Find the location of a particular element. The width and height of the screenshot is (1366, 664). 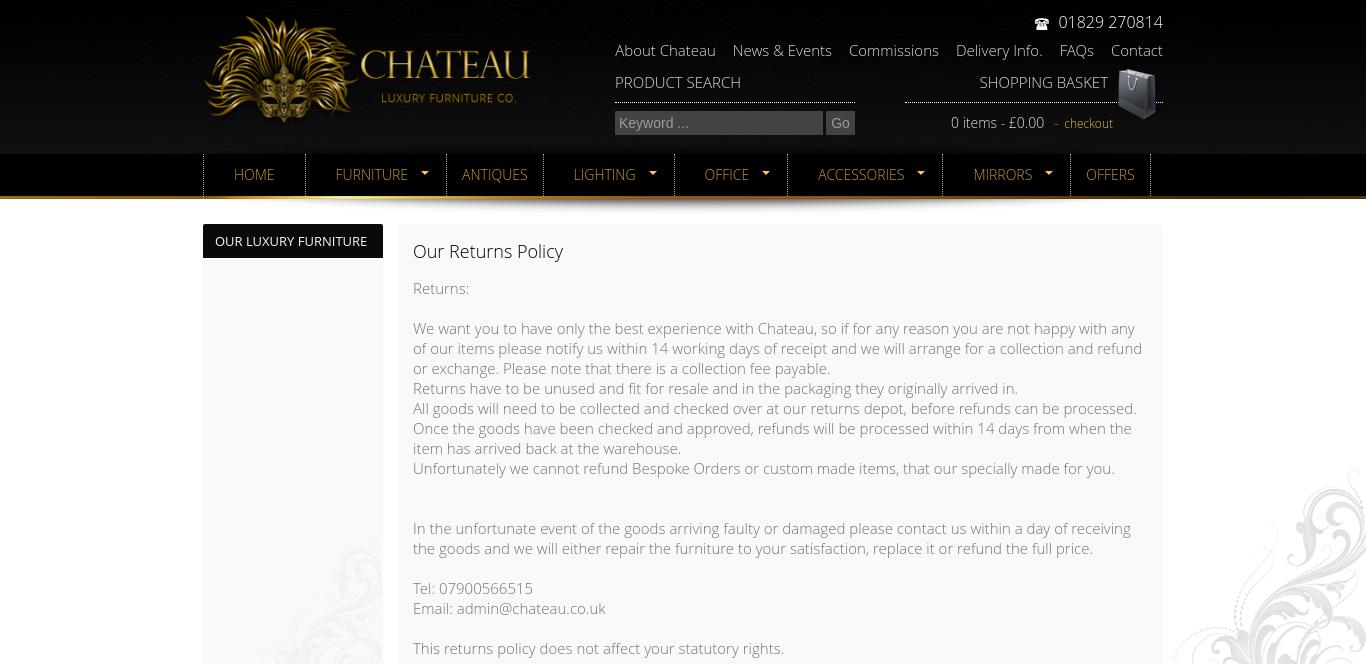

'All goods will need to be collected and checked over at our returns depot, before refunds can be processed. Once the goods have been checked and approved, refunds will be processed within 14 days from when the item has arrived back at the warehouse.' is located at coordinates (774, 428).